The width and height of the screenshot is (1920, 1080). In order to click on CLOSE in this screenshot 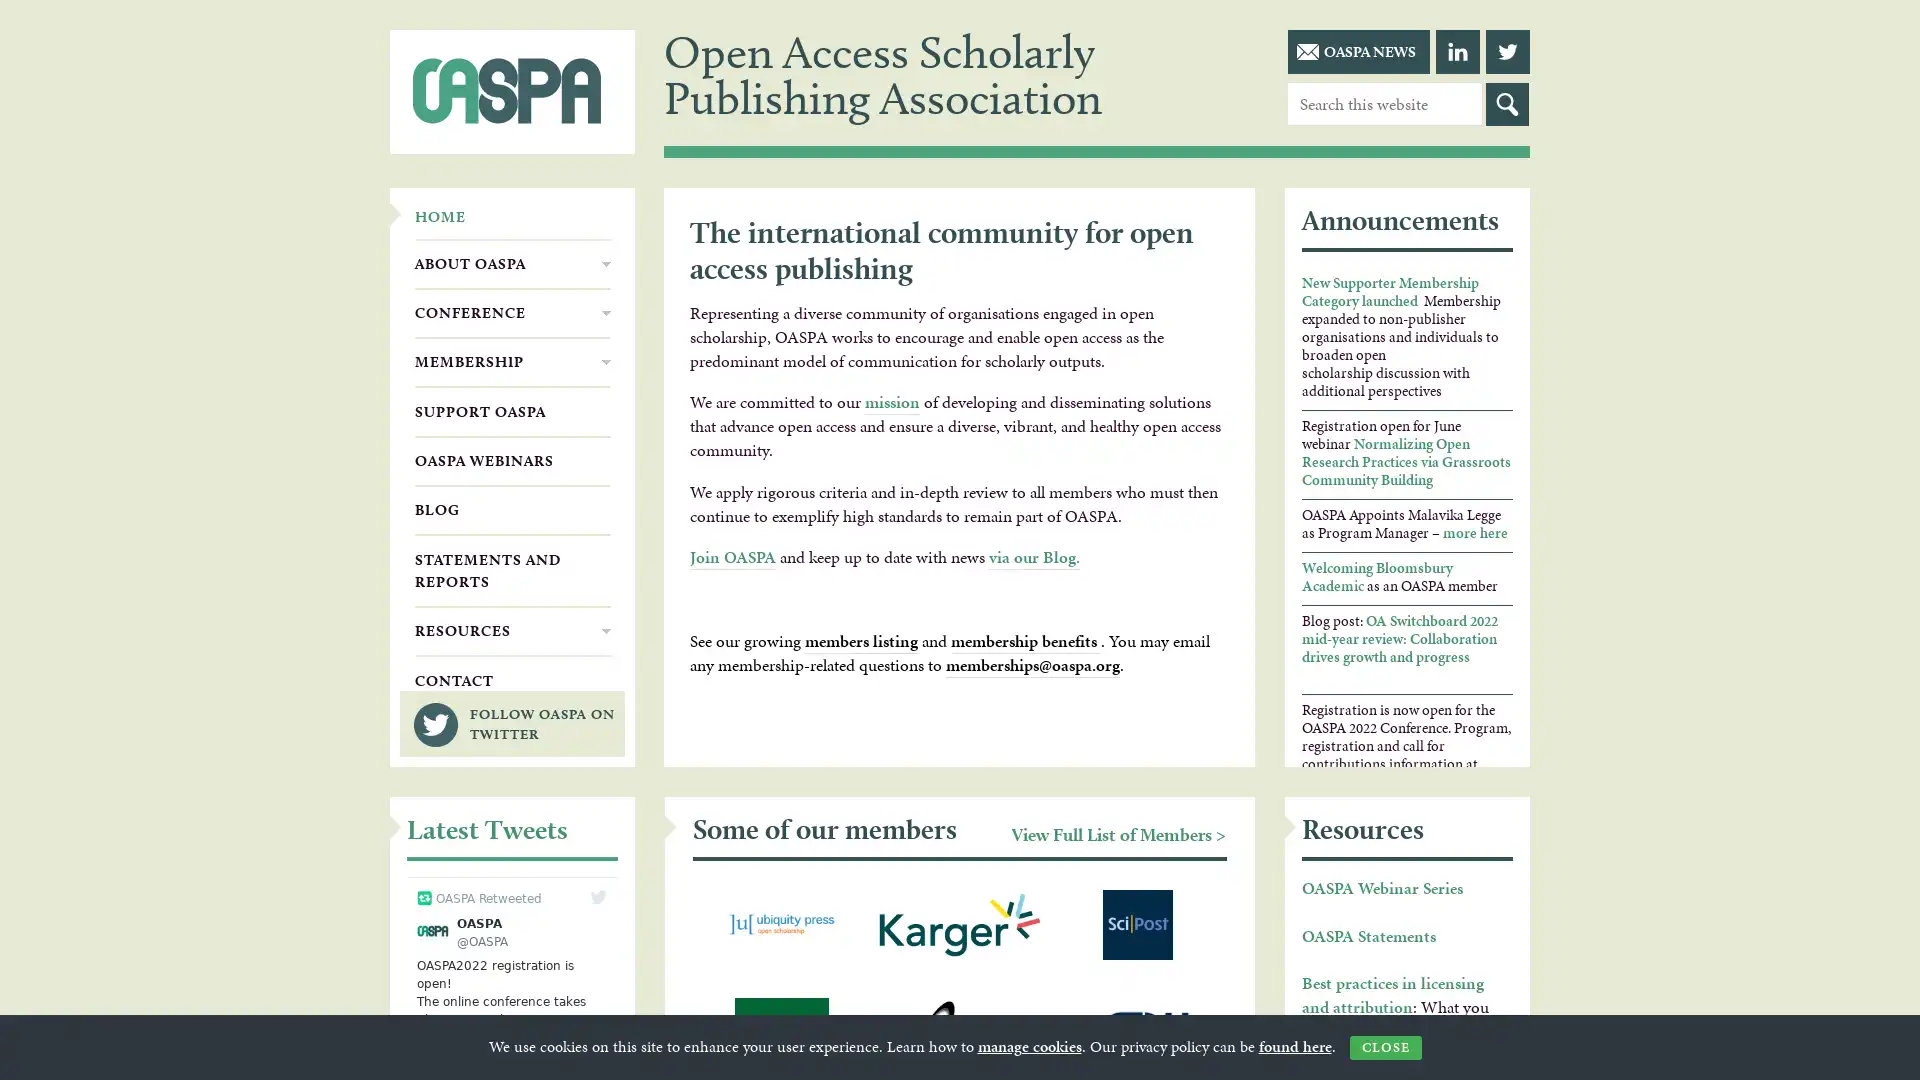, I will do `click(1384, 1047)`.